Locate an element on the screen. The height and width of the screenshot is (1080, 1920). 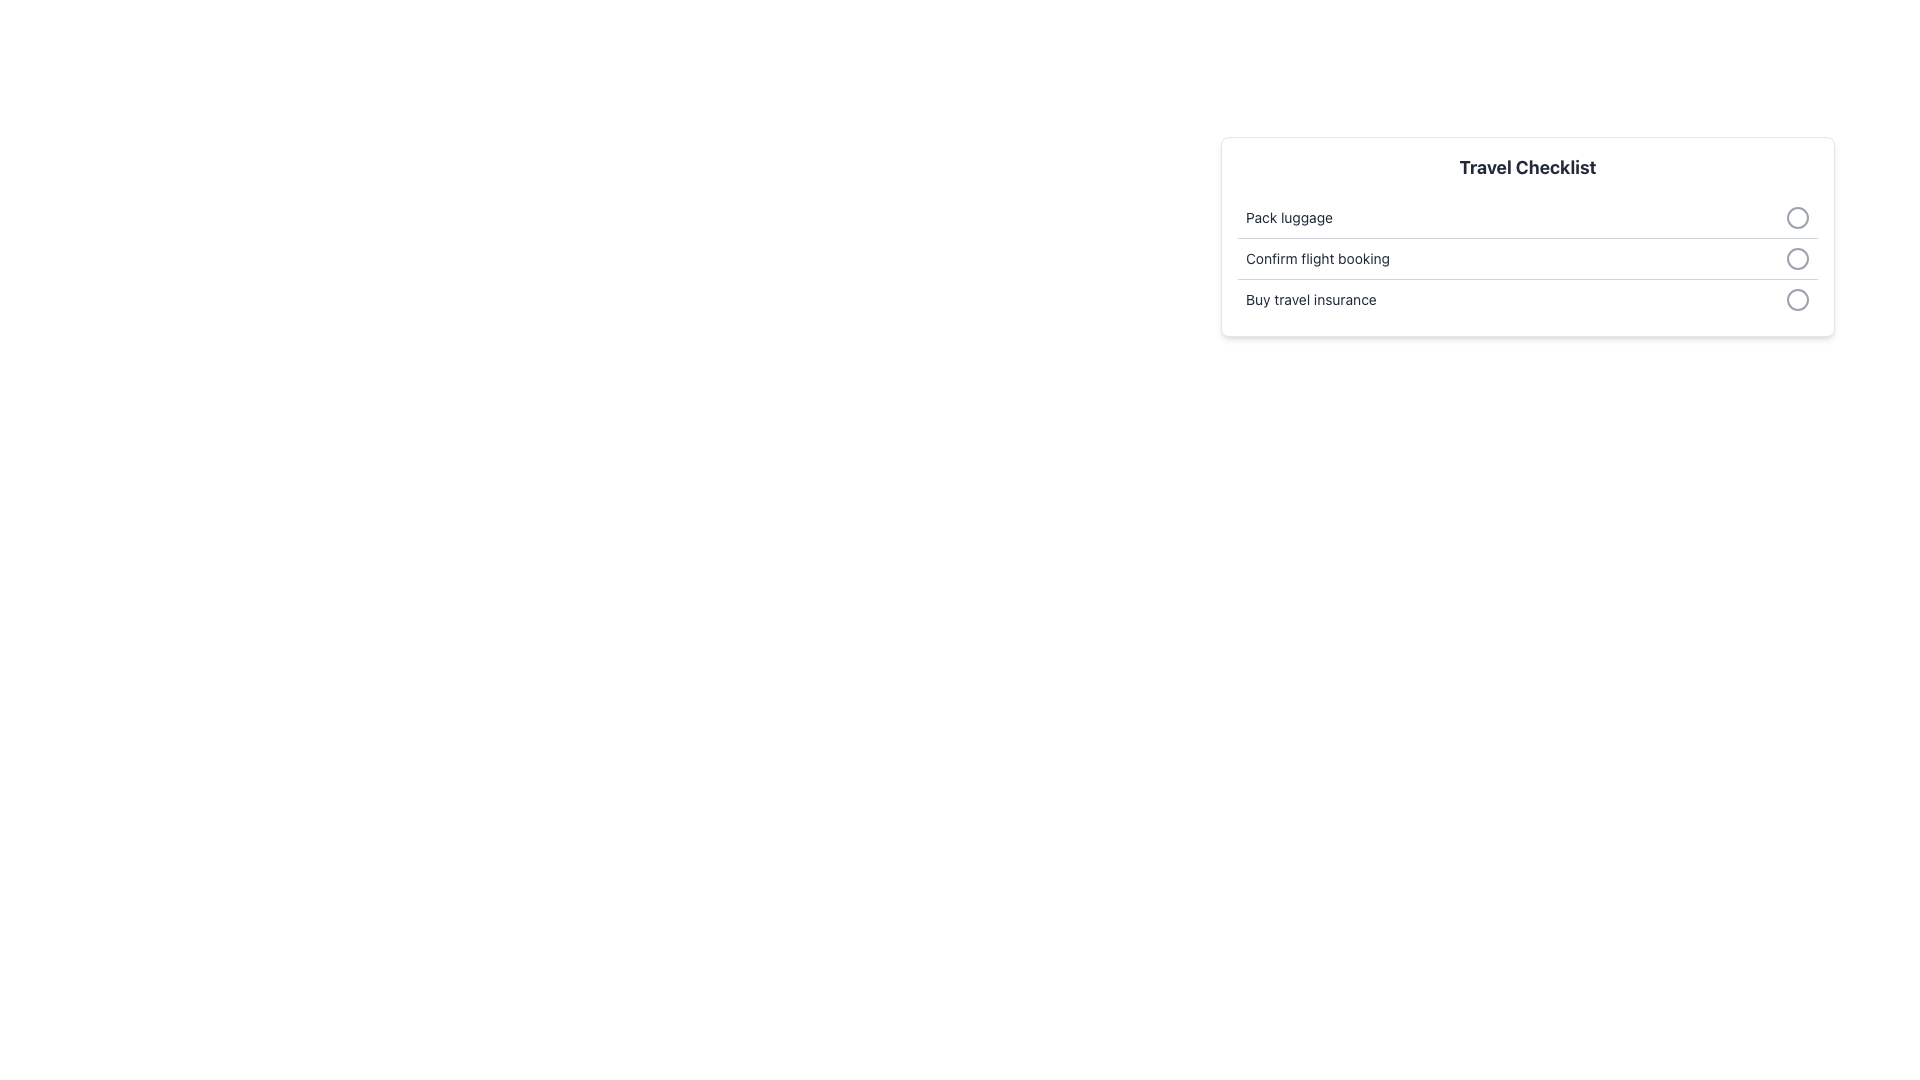
the circular toggle associated with the checklist item labeled 'Confirm flight booking' is located at coordinates (1526, 258).